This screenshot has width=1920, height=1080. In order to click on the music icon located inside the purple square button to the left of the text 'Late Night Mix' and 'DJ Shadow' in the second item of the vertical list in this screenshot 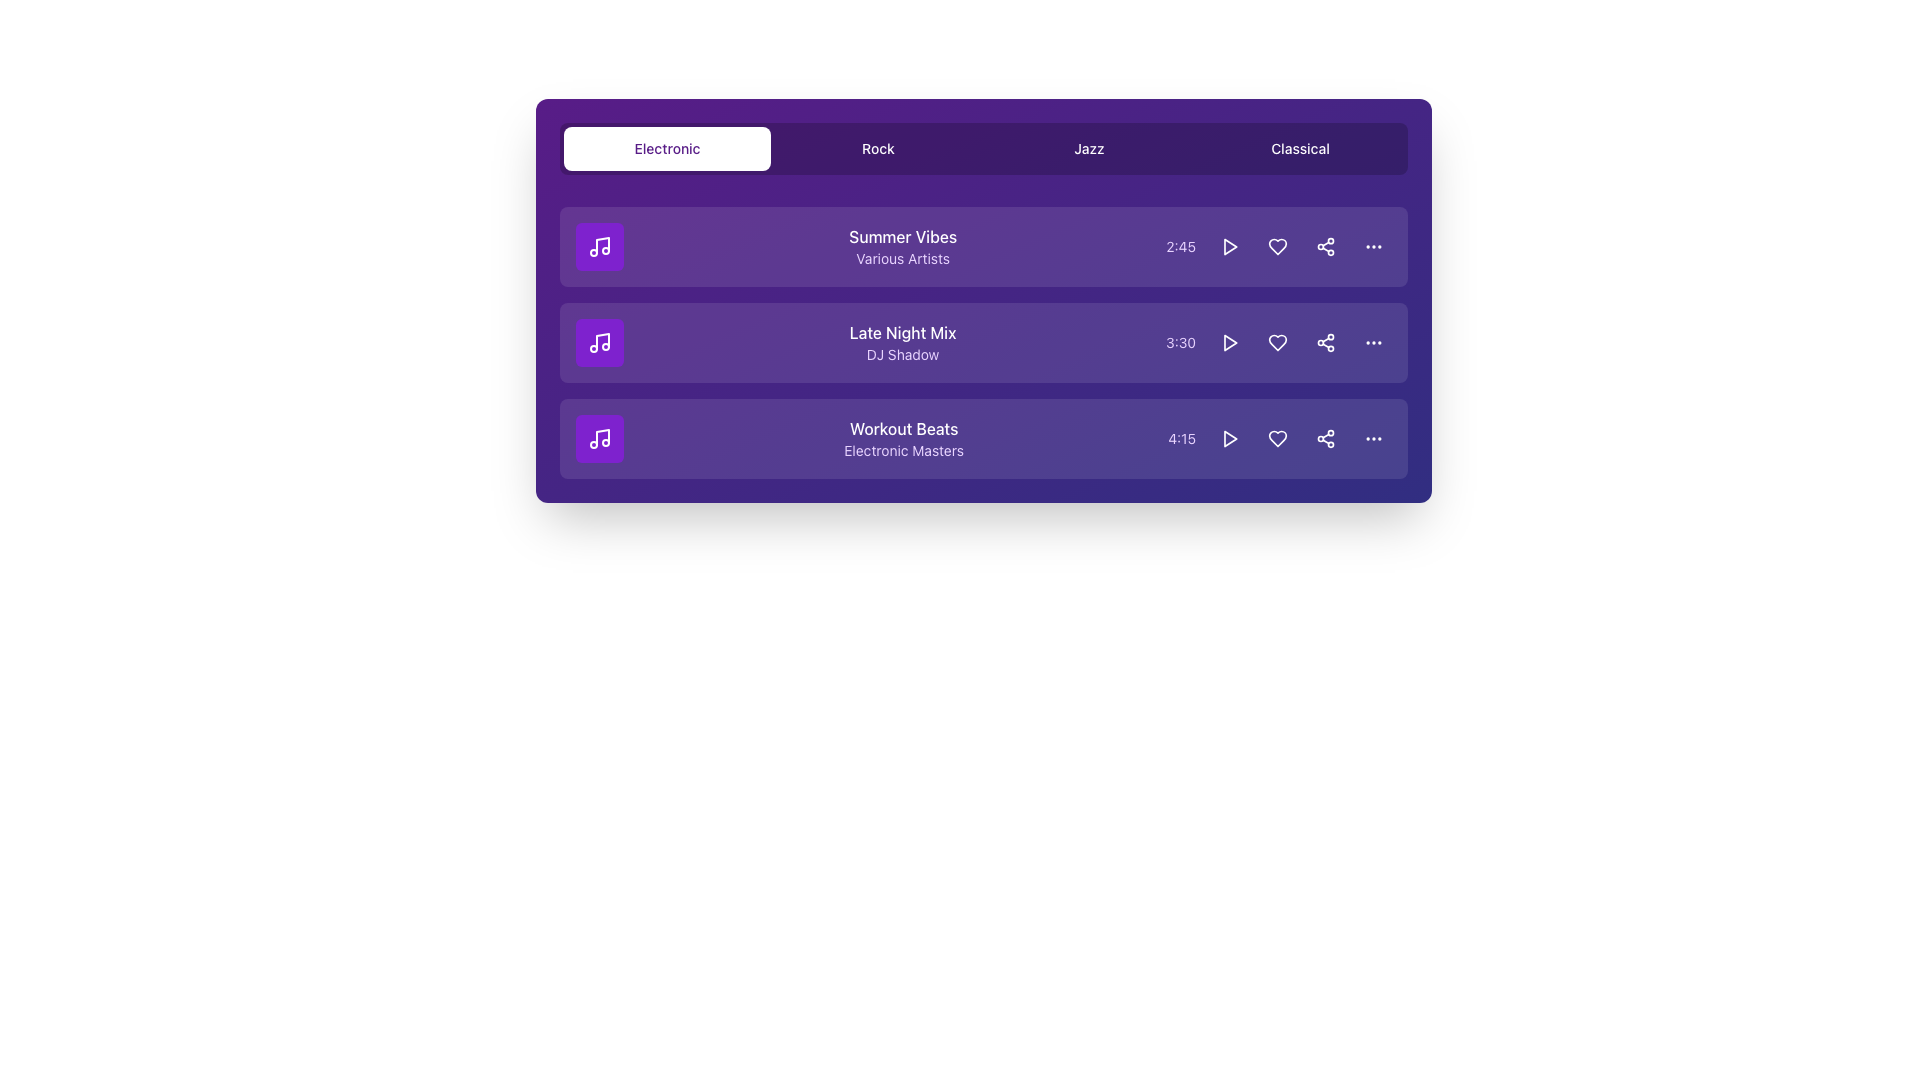, I will do `click(599, 342)`.